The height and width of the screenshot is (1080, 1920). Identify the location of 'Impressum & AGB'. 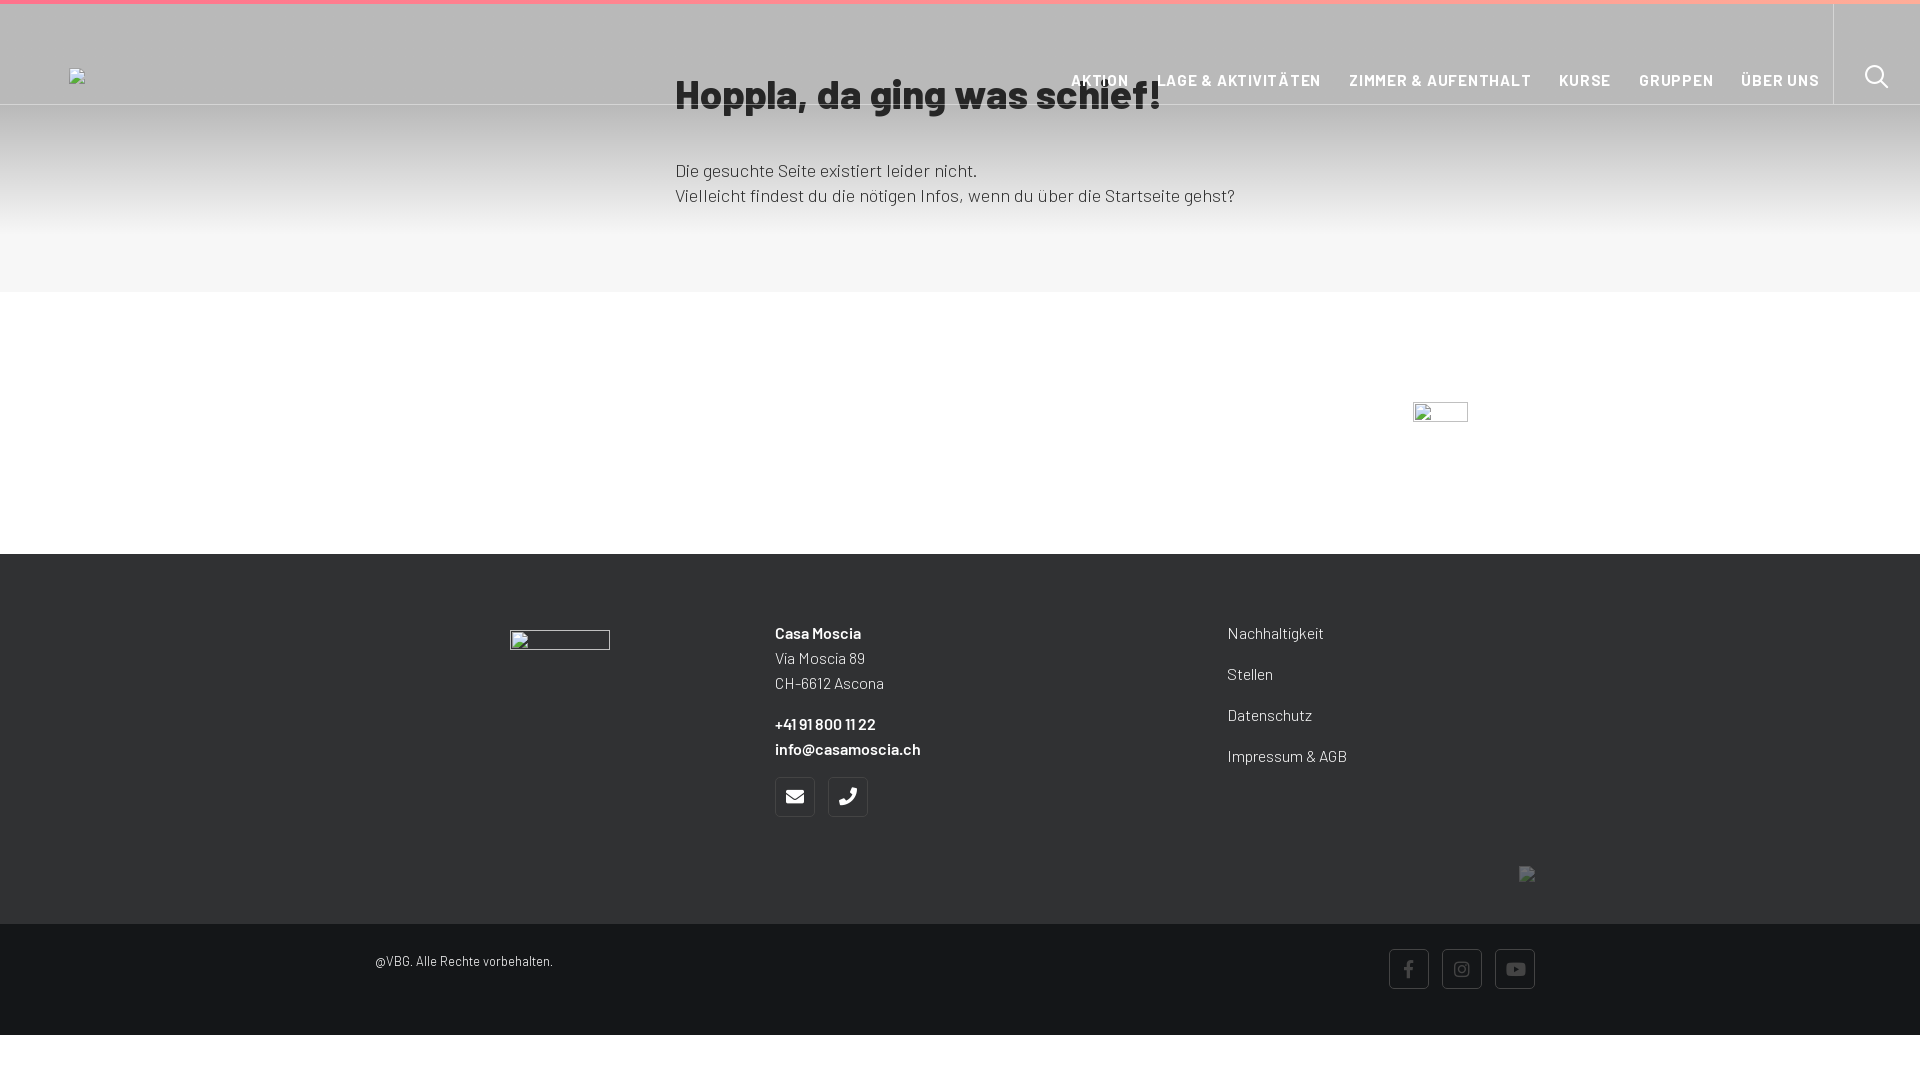
(1260, 755).